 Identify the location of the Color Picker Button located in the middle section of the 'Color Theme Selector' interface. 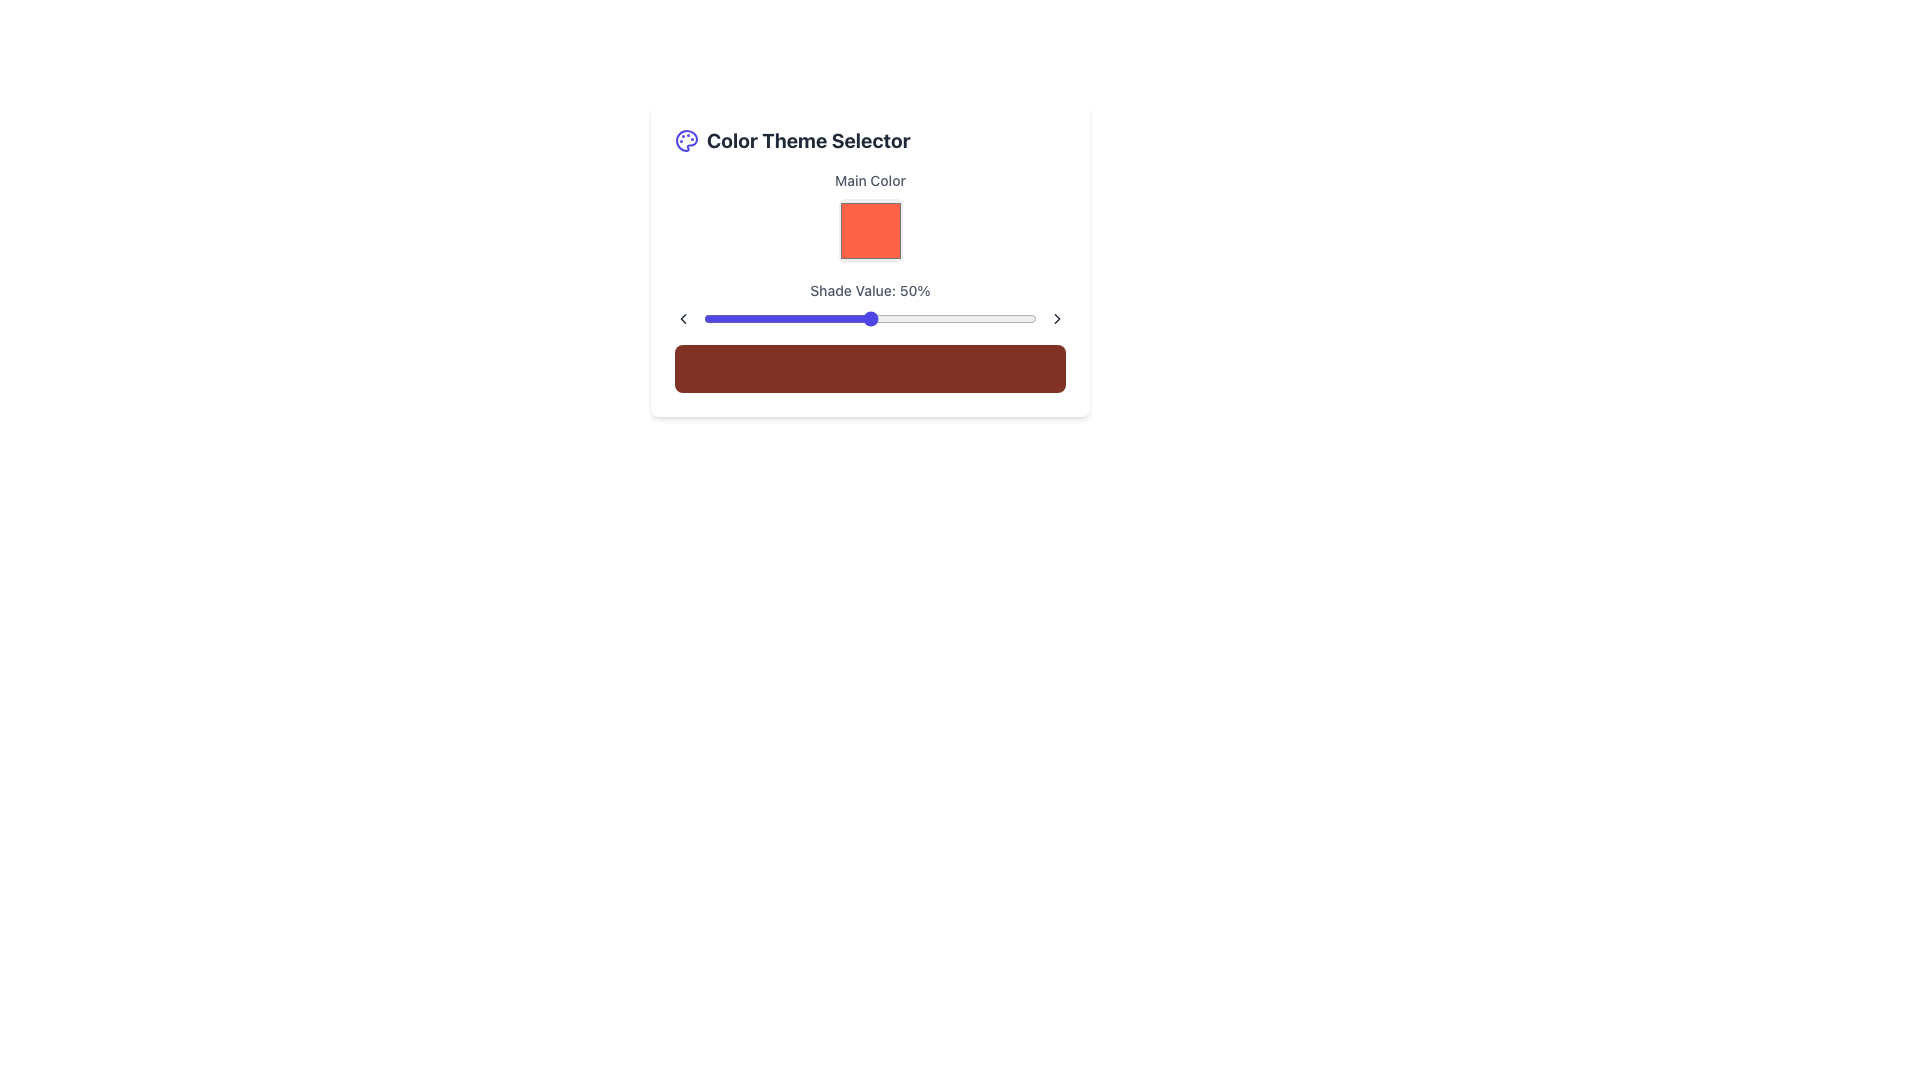
(870, 218).